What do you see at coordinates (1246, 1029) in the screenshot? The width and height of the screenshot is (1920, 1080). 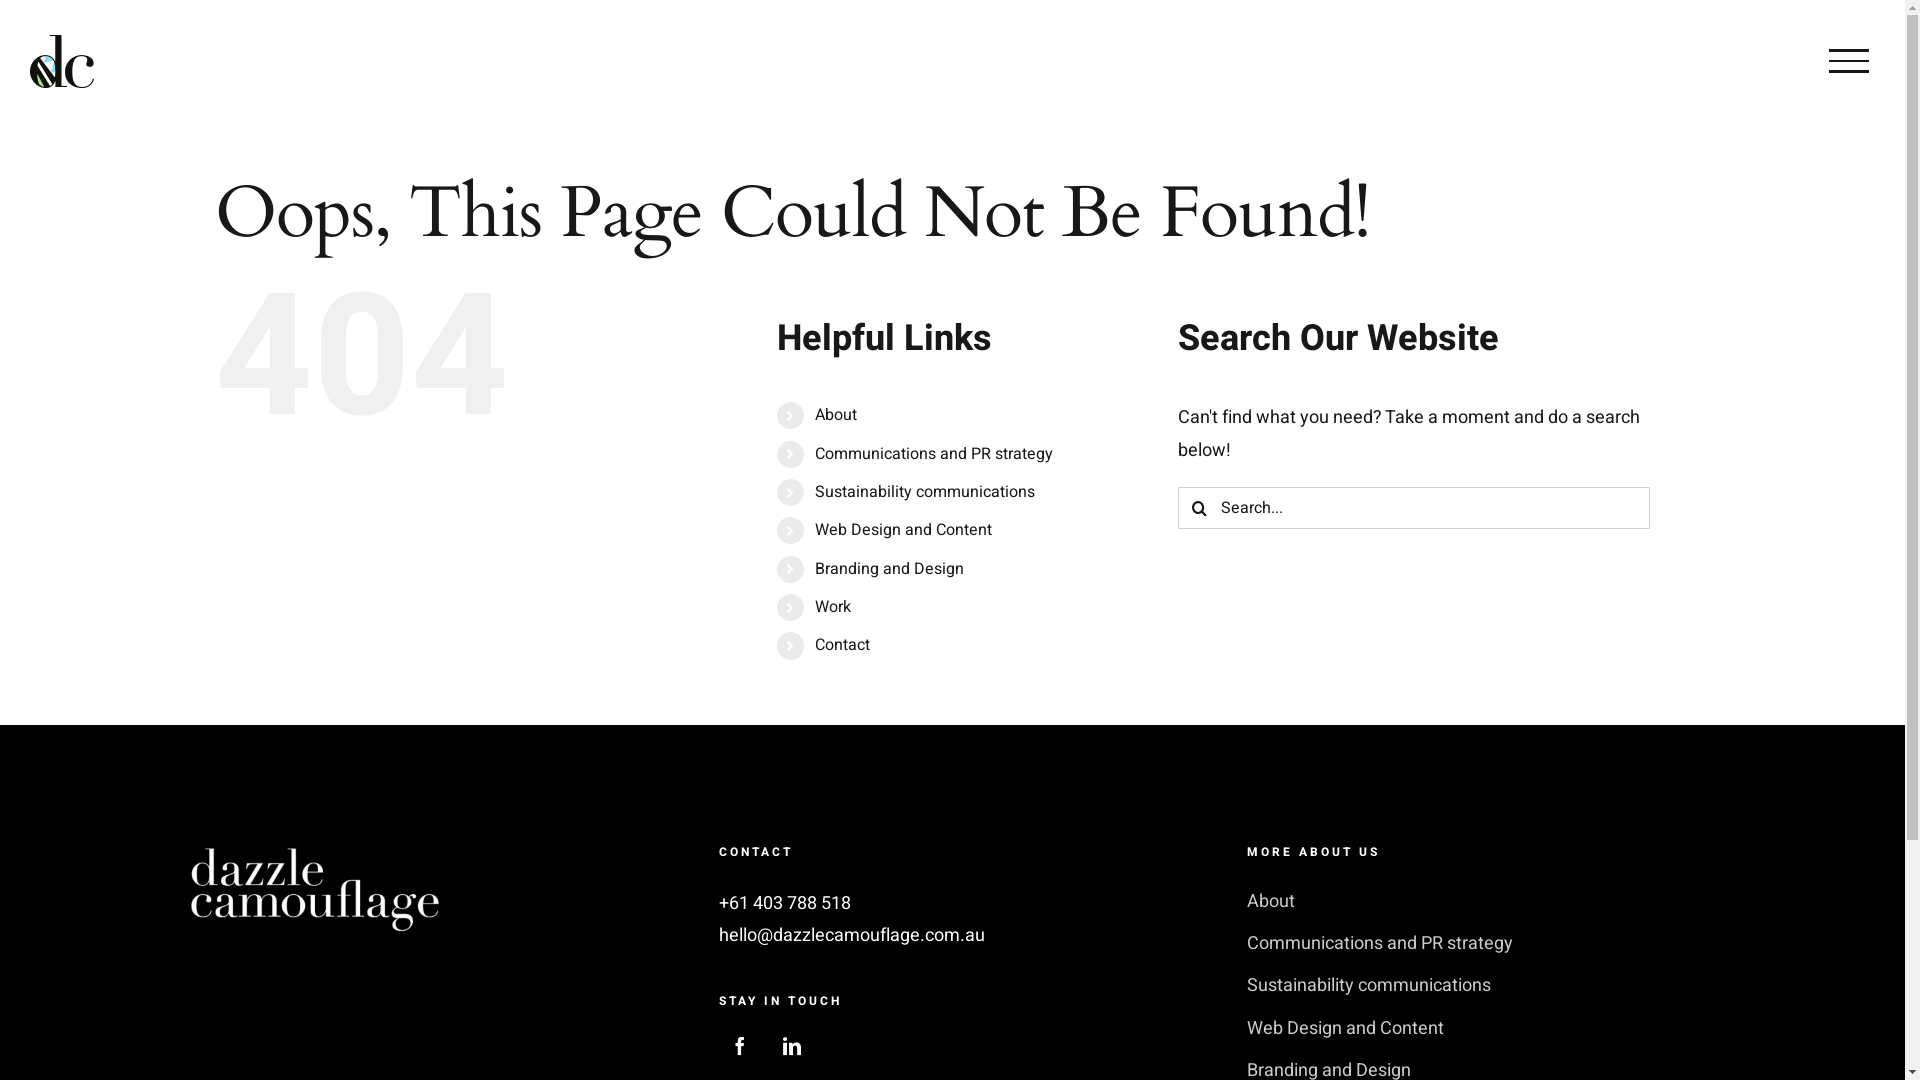 I see `'Web Design and Content'` at bounding box center [1246, 1029].